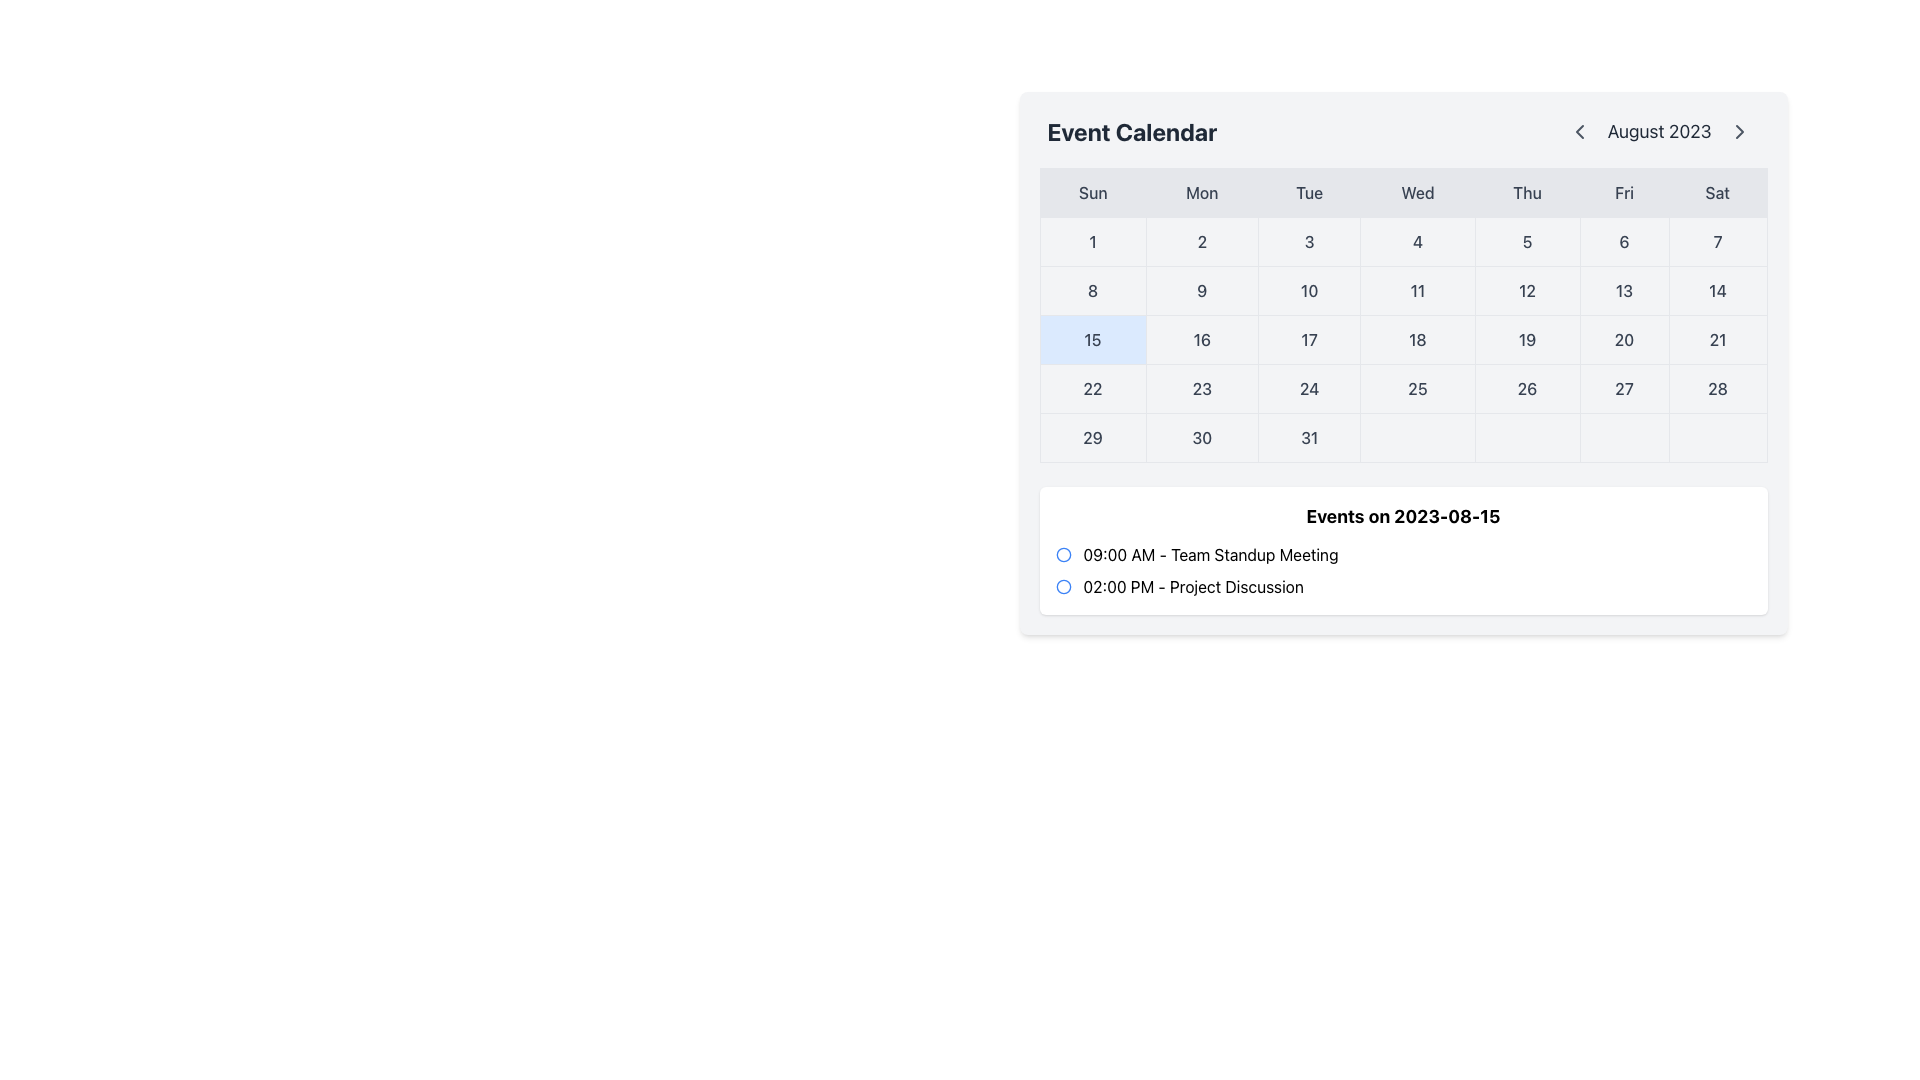  I want to click on the Text Label element displaying 'August 2023', which is styled with a large font size and gray color, located in the navigation bar above the calendar view, so click(1659, 131).